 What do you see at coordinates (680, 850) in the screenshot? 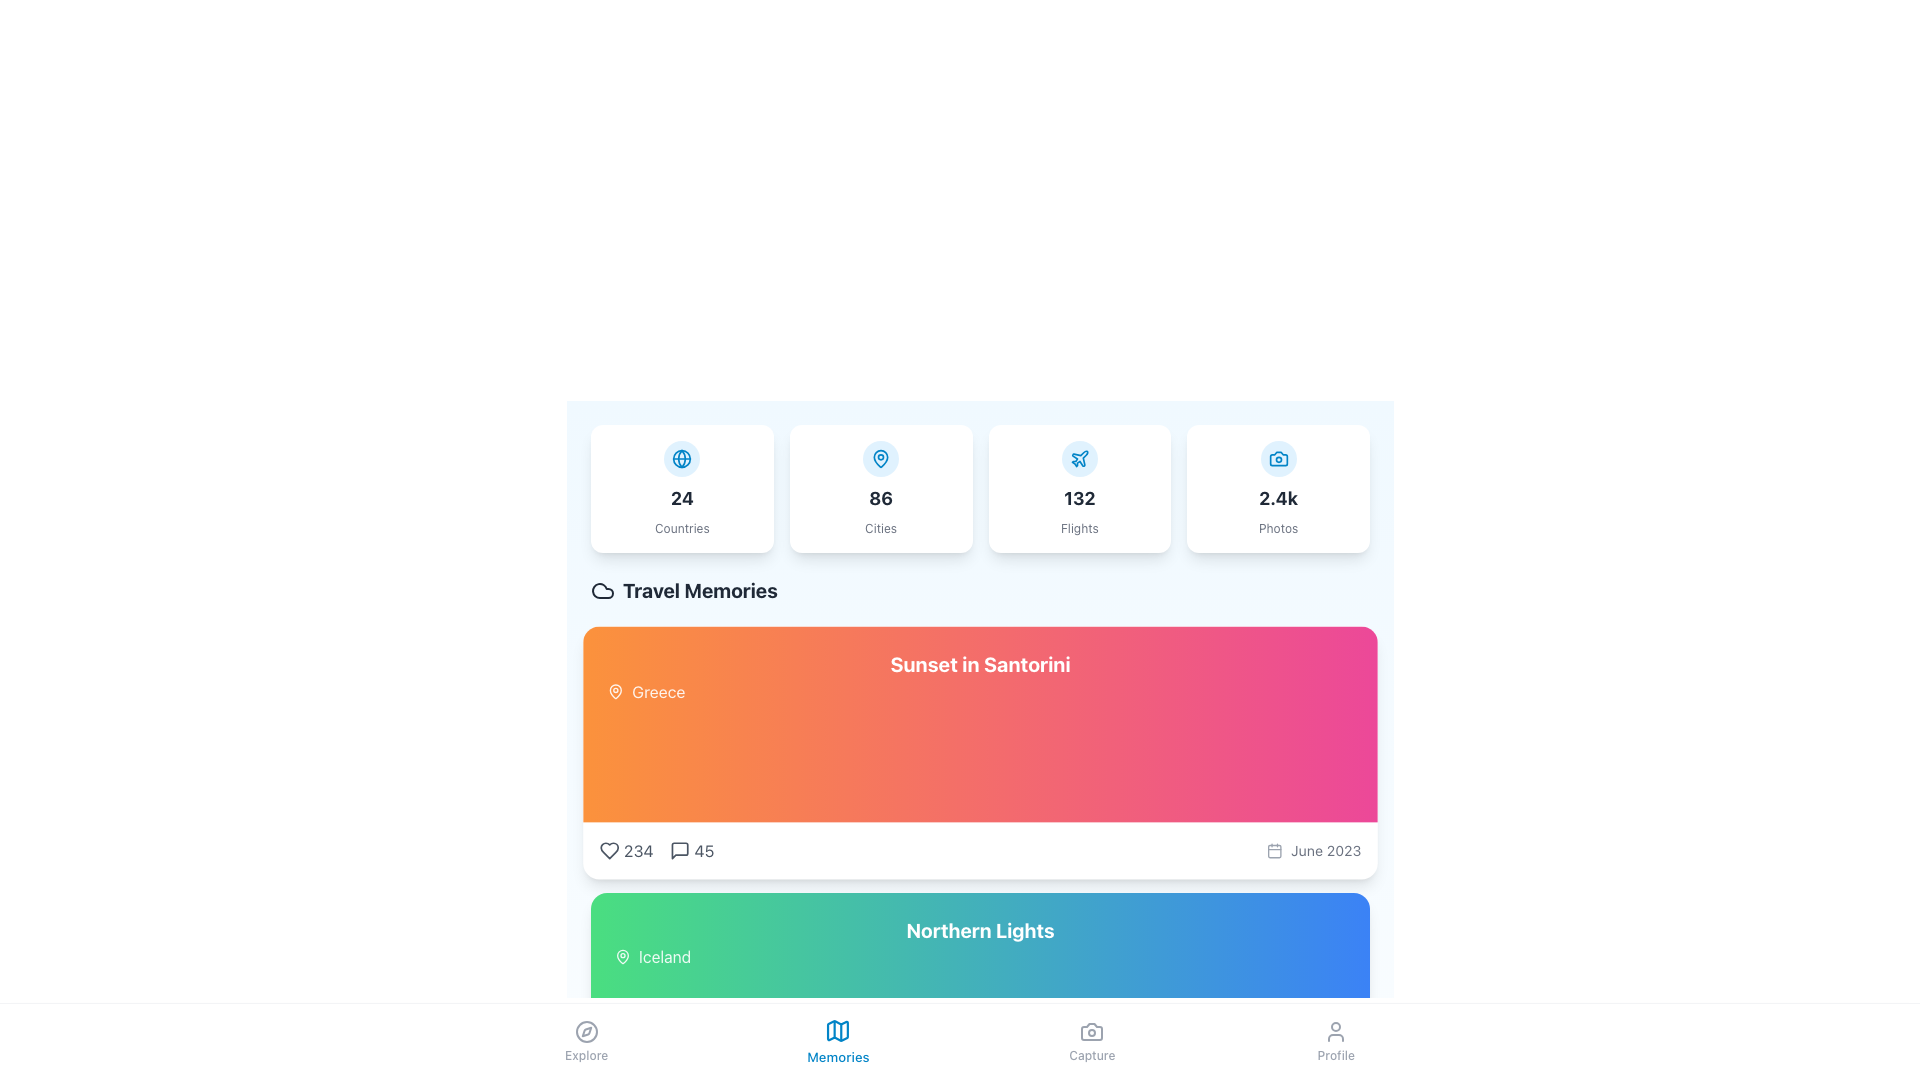
I see `the message square outline icon indicating comments for 'Sunset in Santorini' located in the lower control bar of the memory card` at bounding box center [680, 850].